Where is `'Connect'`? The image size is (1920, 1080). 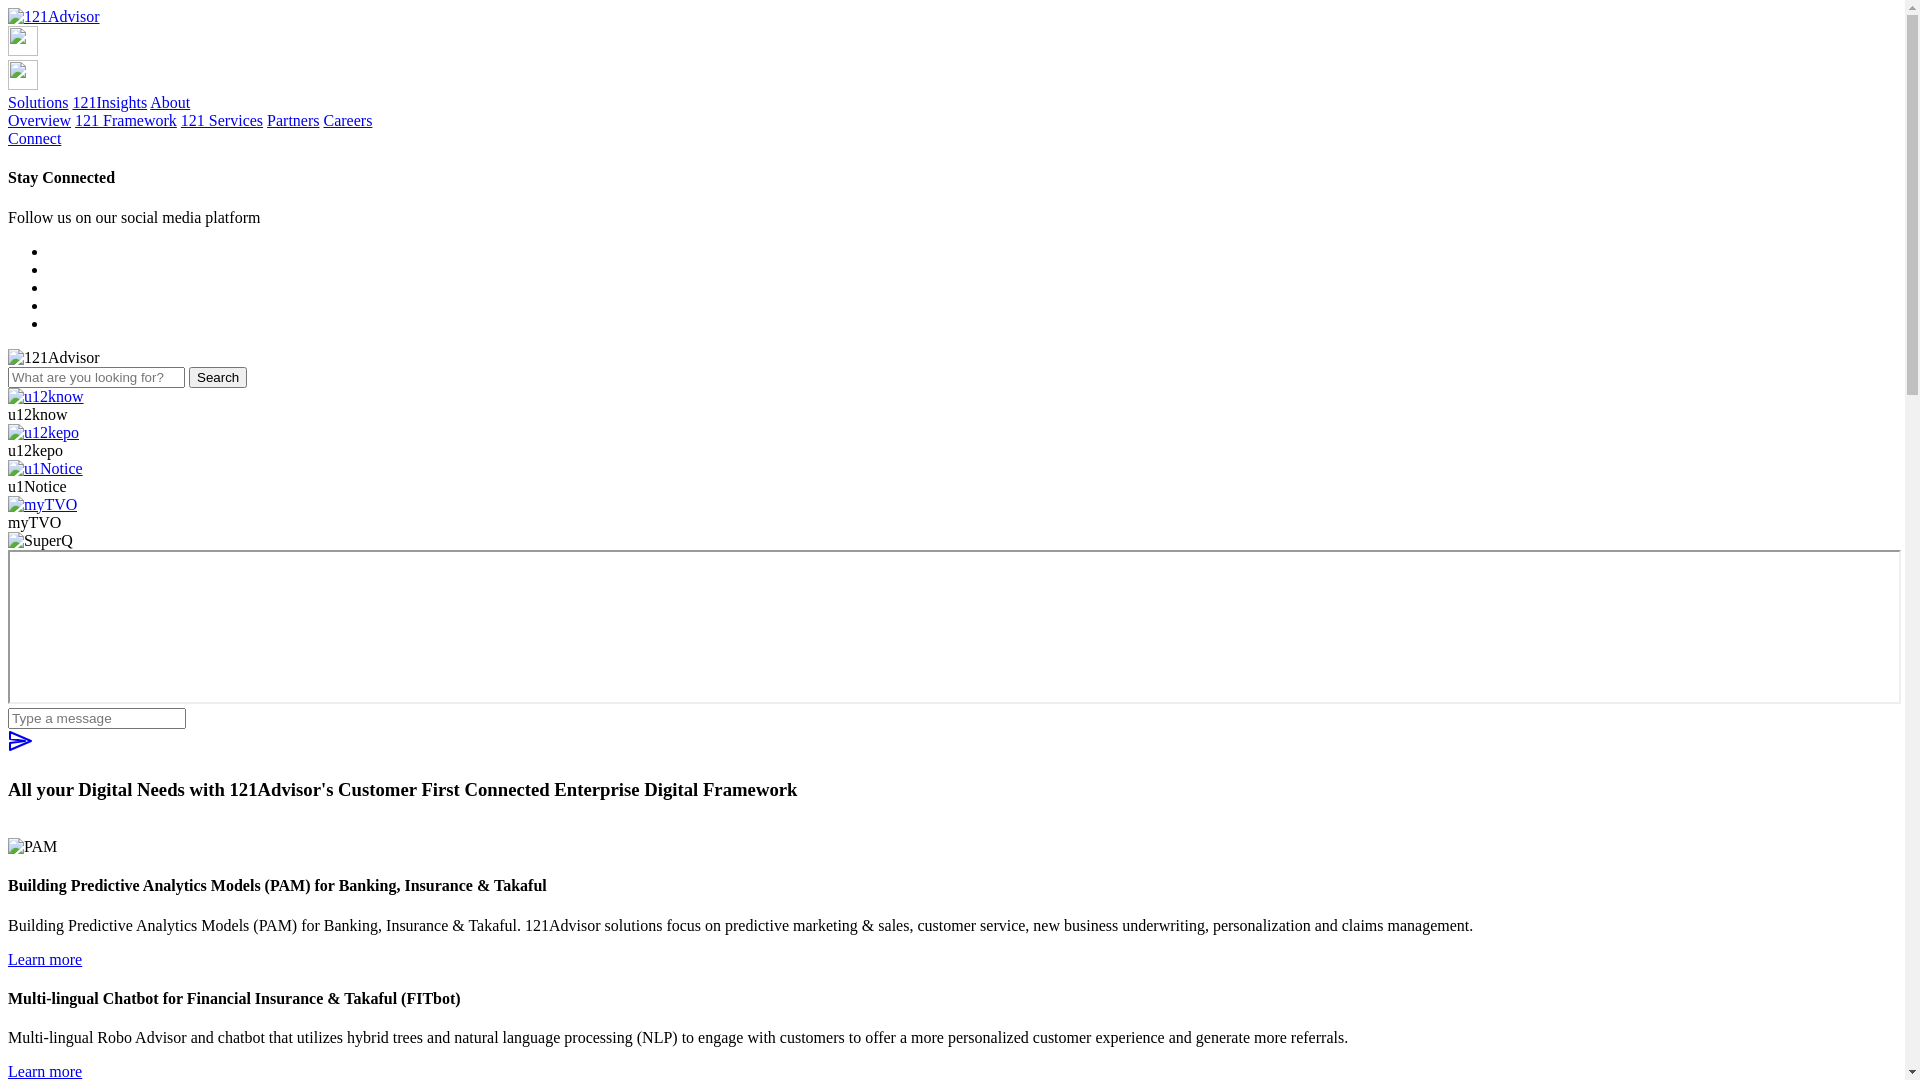 'Connect' is located at coordinates (34, 137).